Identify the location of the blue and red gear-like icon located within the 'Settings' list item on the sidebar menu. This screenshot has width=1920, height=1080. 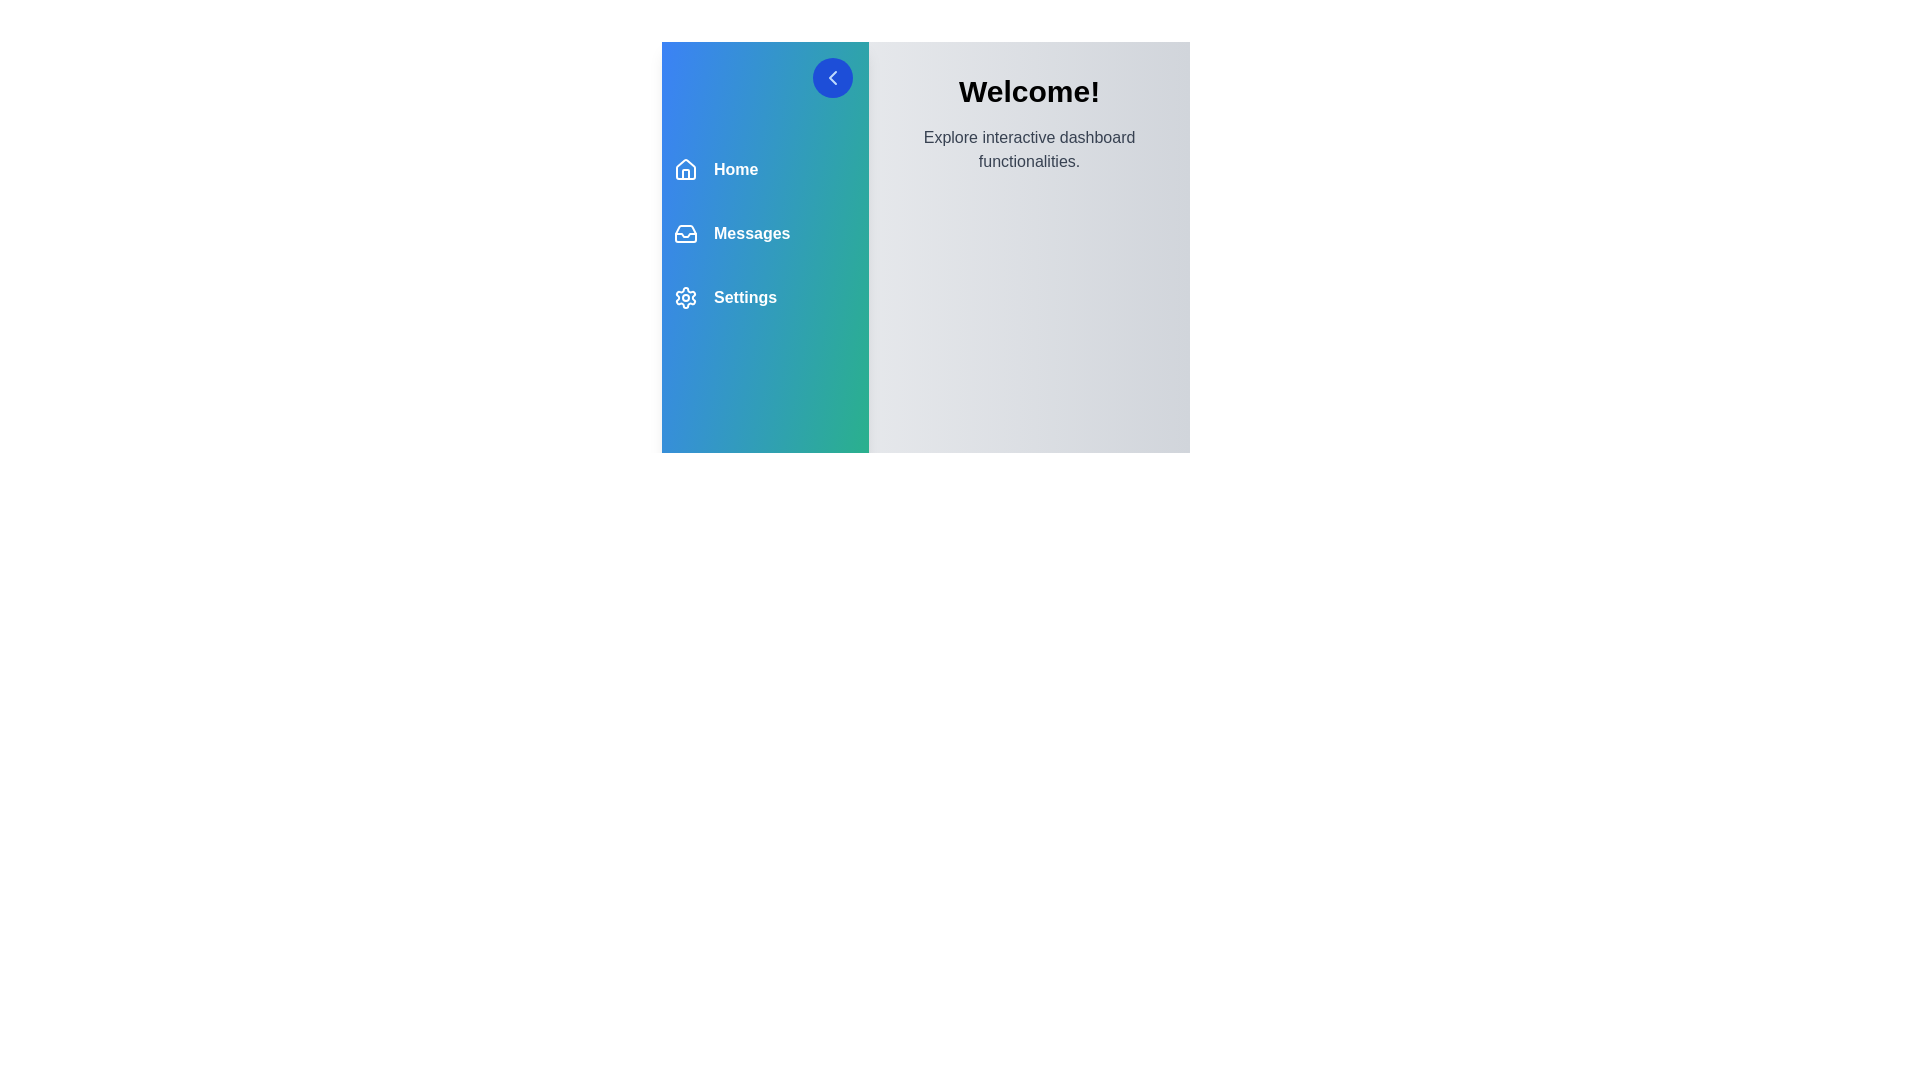
(686, 297).